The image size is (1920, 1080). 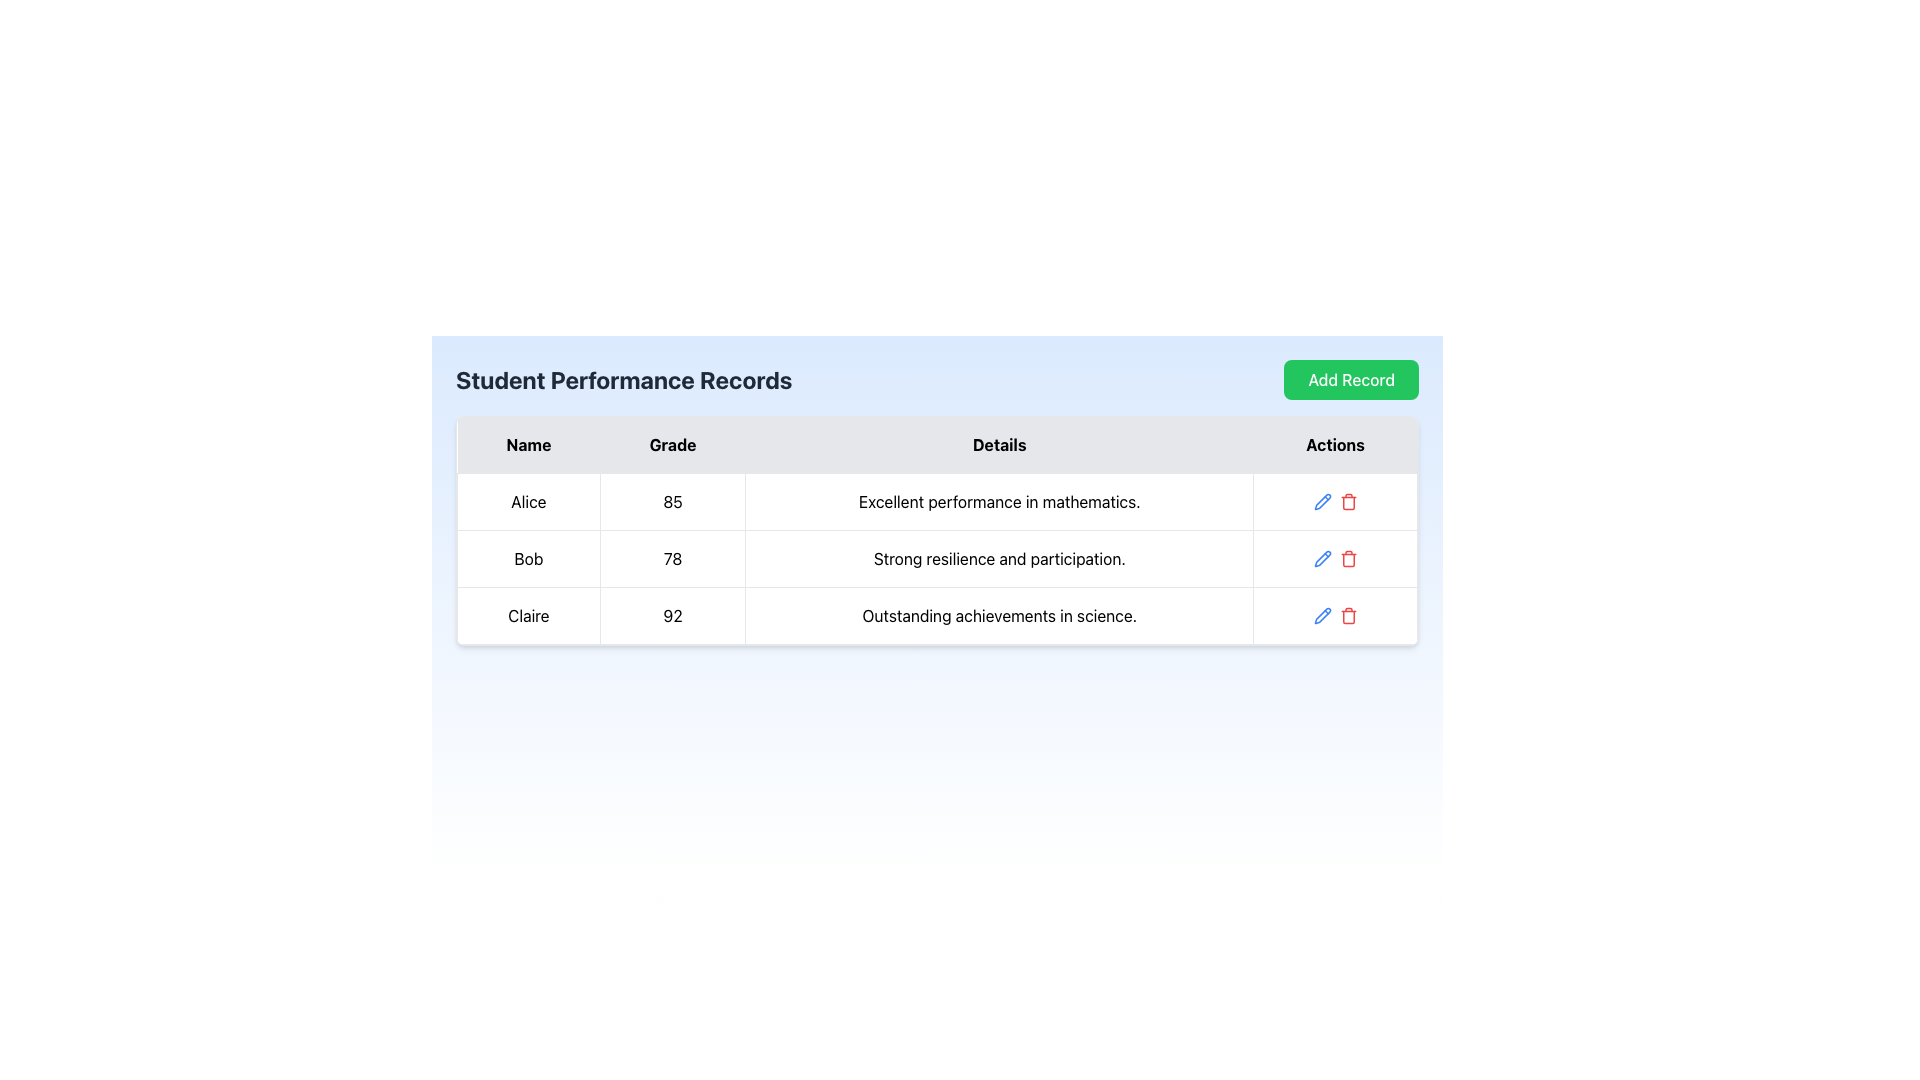 What do you see at coordinates (1348, 500) in the screenshot?
I see `the delete icon in the 'Actions' column of the table row containing the student 'Alice'` at bounding box center [1348, 500].